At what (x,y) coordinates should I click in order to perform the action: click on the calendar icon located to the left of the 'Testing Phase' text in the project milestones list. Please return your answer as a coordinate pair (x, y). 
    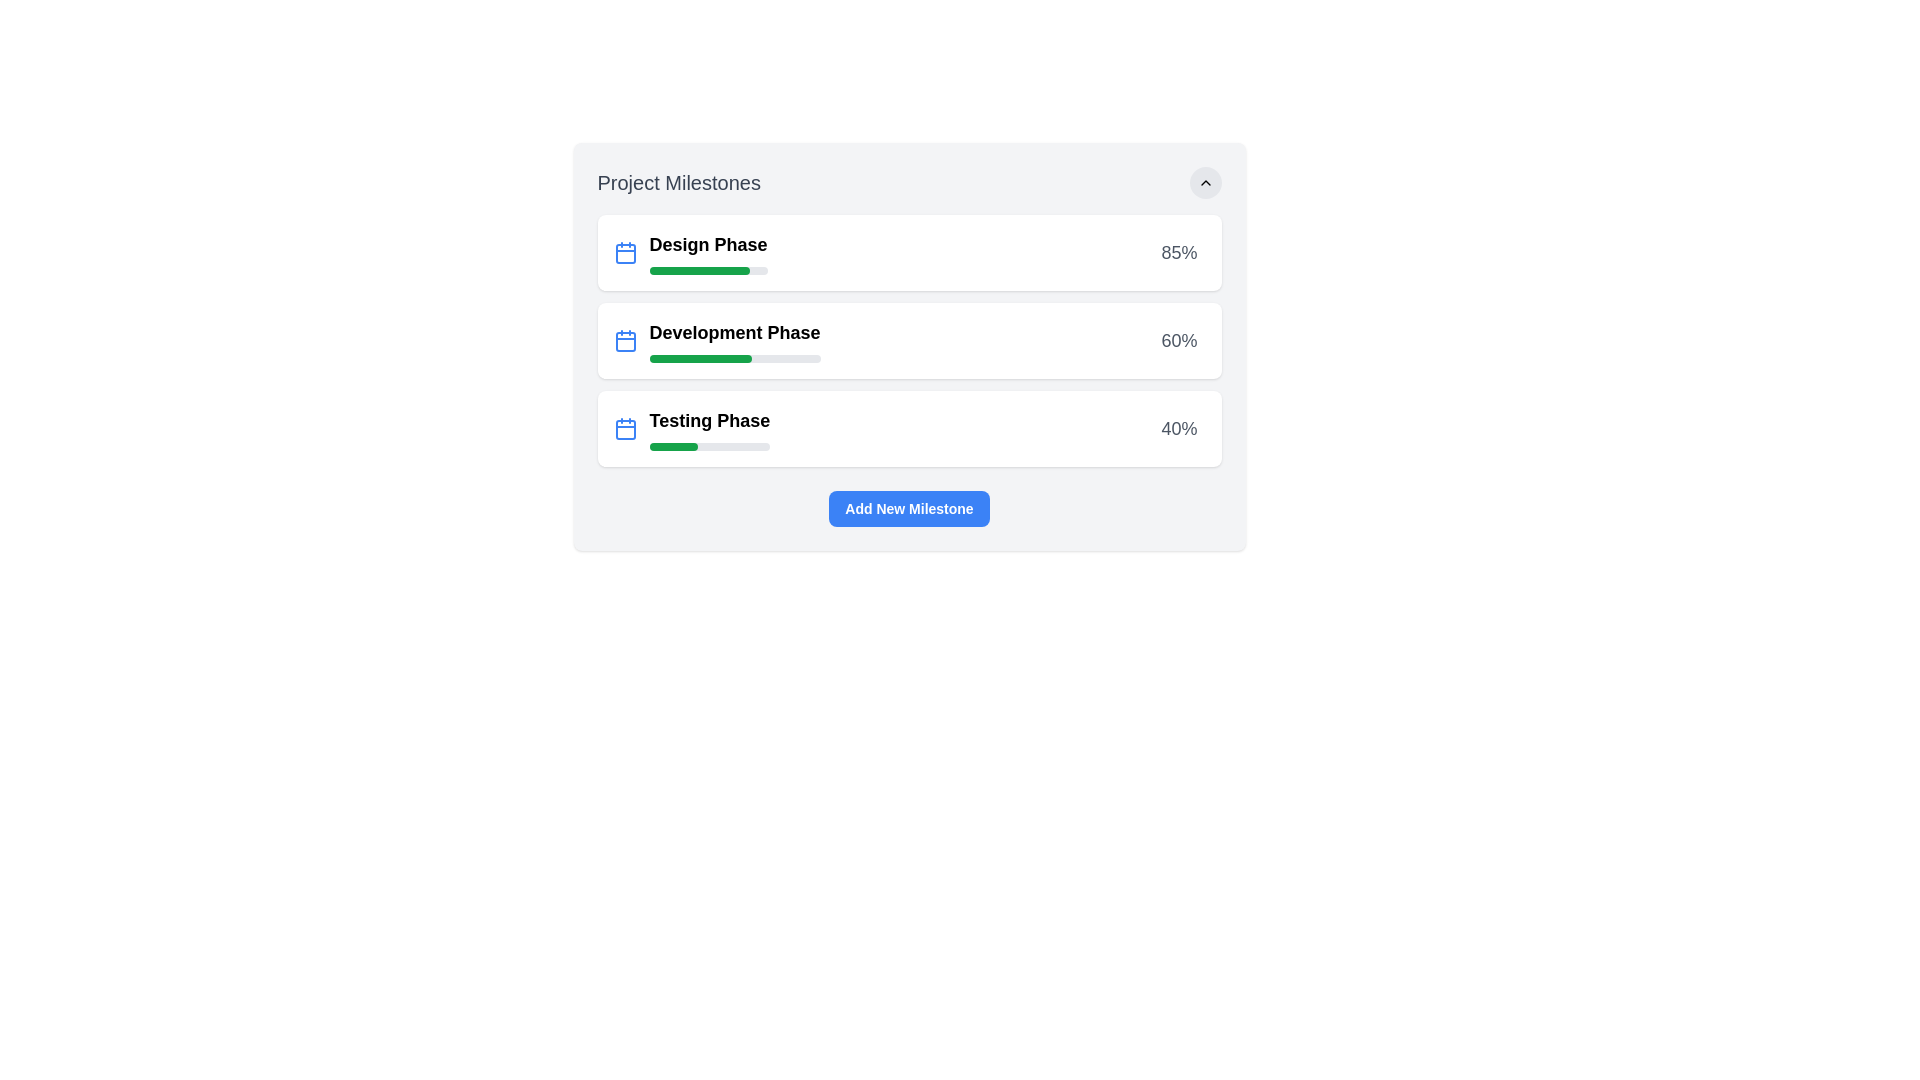
    Looking at the image, I should click on (624, 427).